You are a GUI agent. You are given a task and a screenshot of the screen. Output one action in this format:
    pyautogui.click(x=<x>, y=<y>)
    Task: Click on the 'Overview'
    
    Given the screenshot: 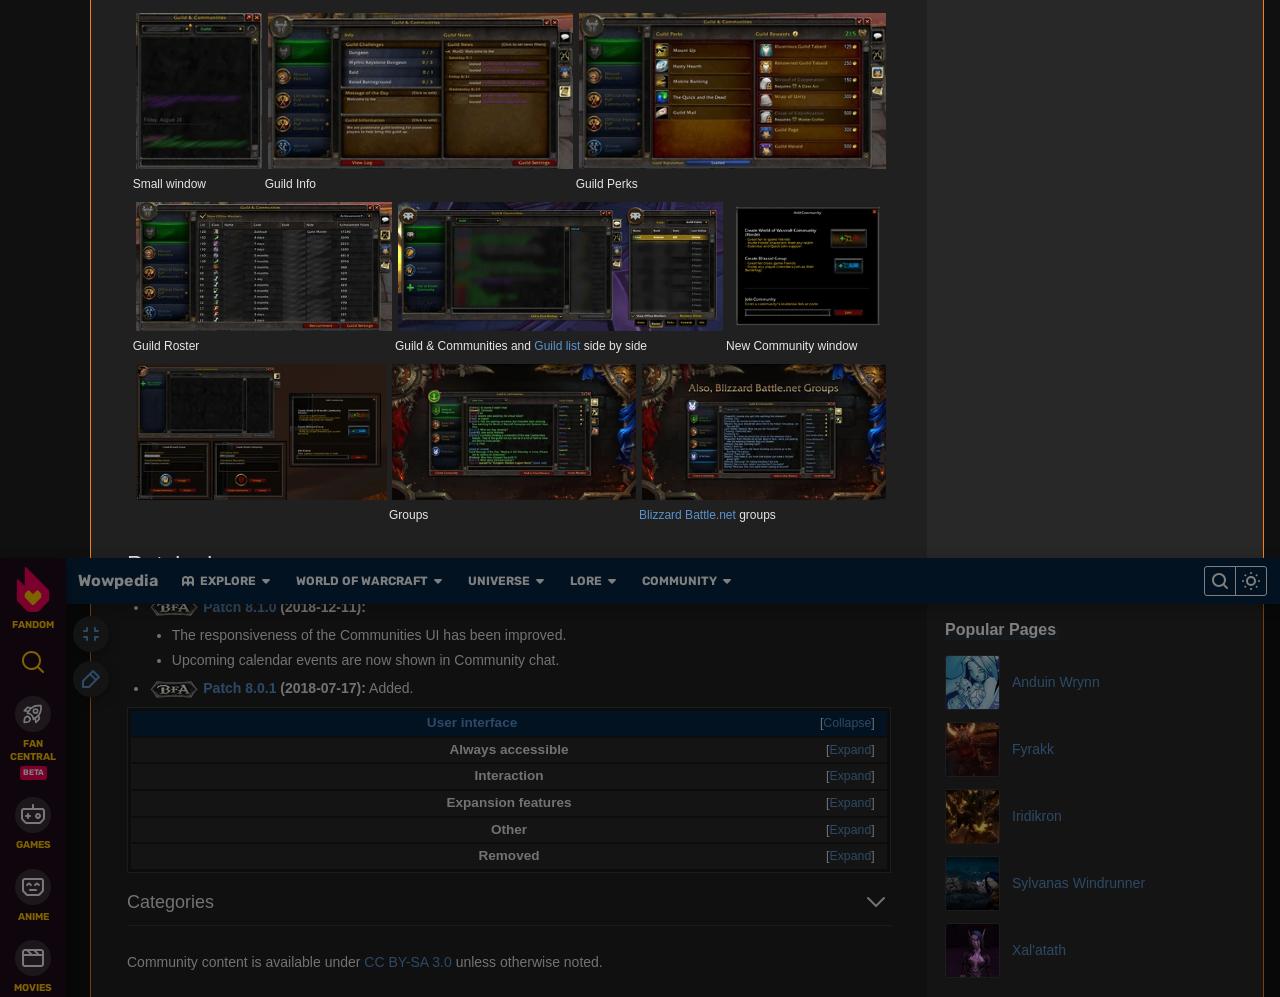 What is the action you would take?
    pyautogui.click(x=462, y=29)
    